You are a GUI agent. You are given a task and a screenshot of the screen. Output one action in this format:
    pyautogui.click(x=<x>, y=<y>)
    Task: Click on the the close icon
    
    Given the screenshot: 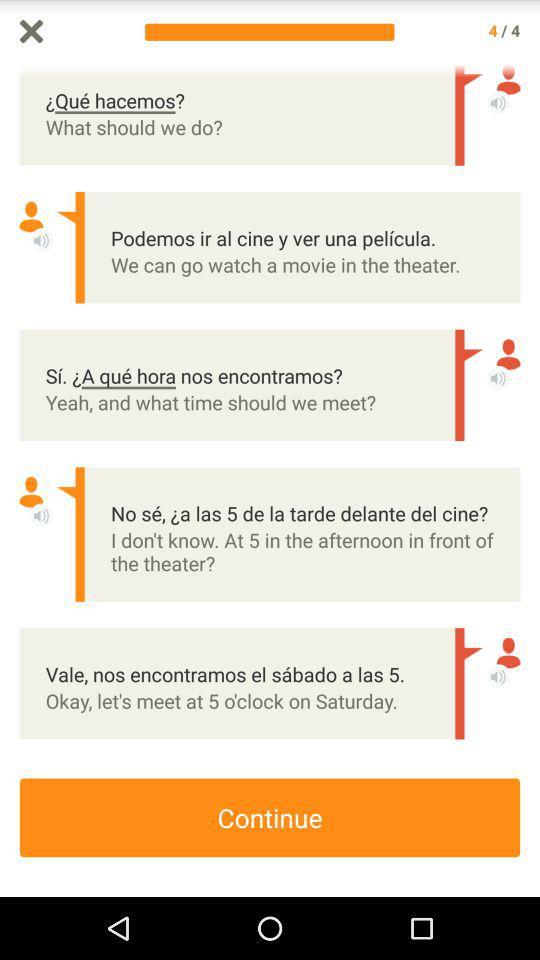 What is the action you would take?
    pyautogui.click(x=30, y=32)
    